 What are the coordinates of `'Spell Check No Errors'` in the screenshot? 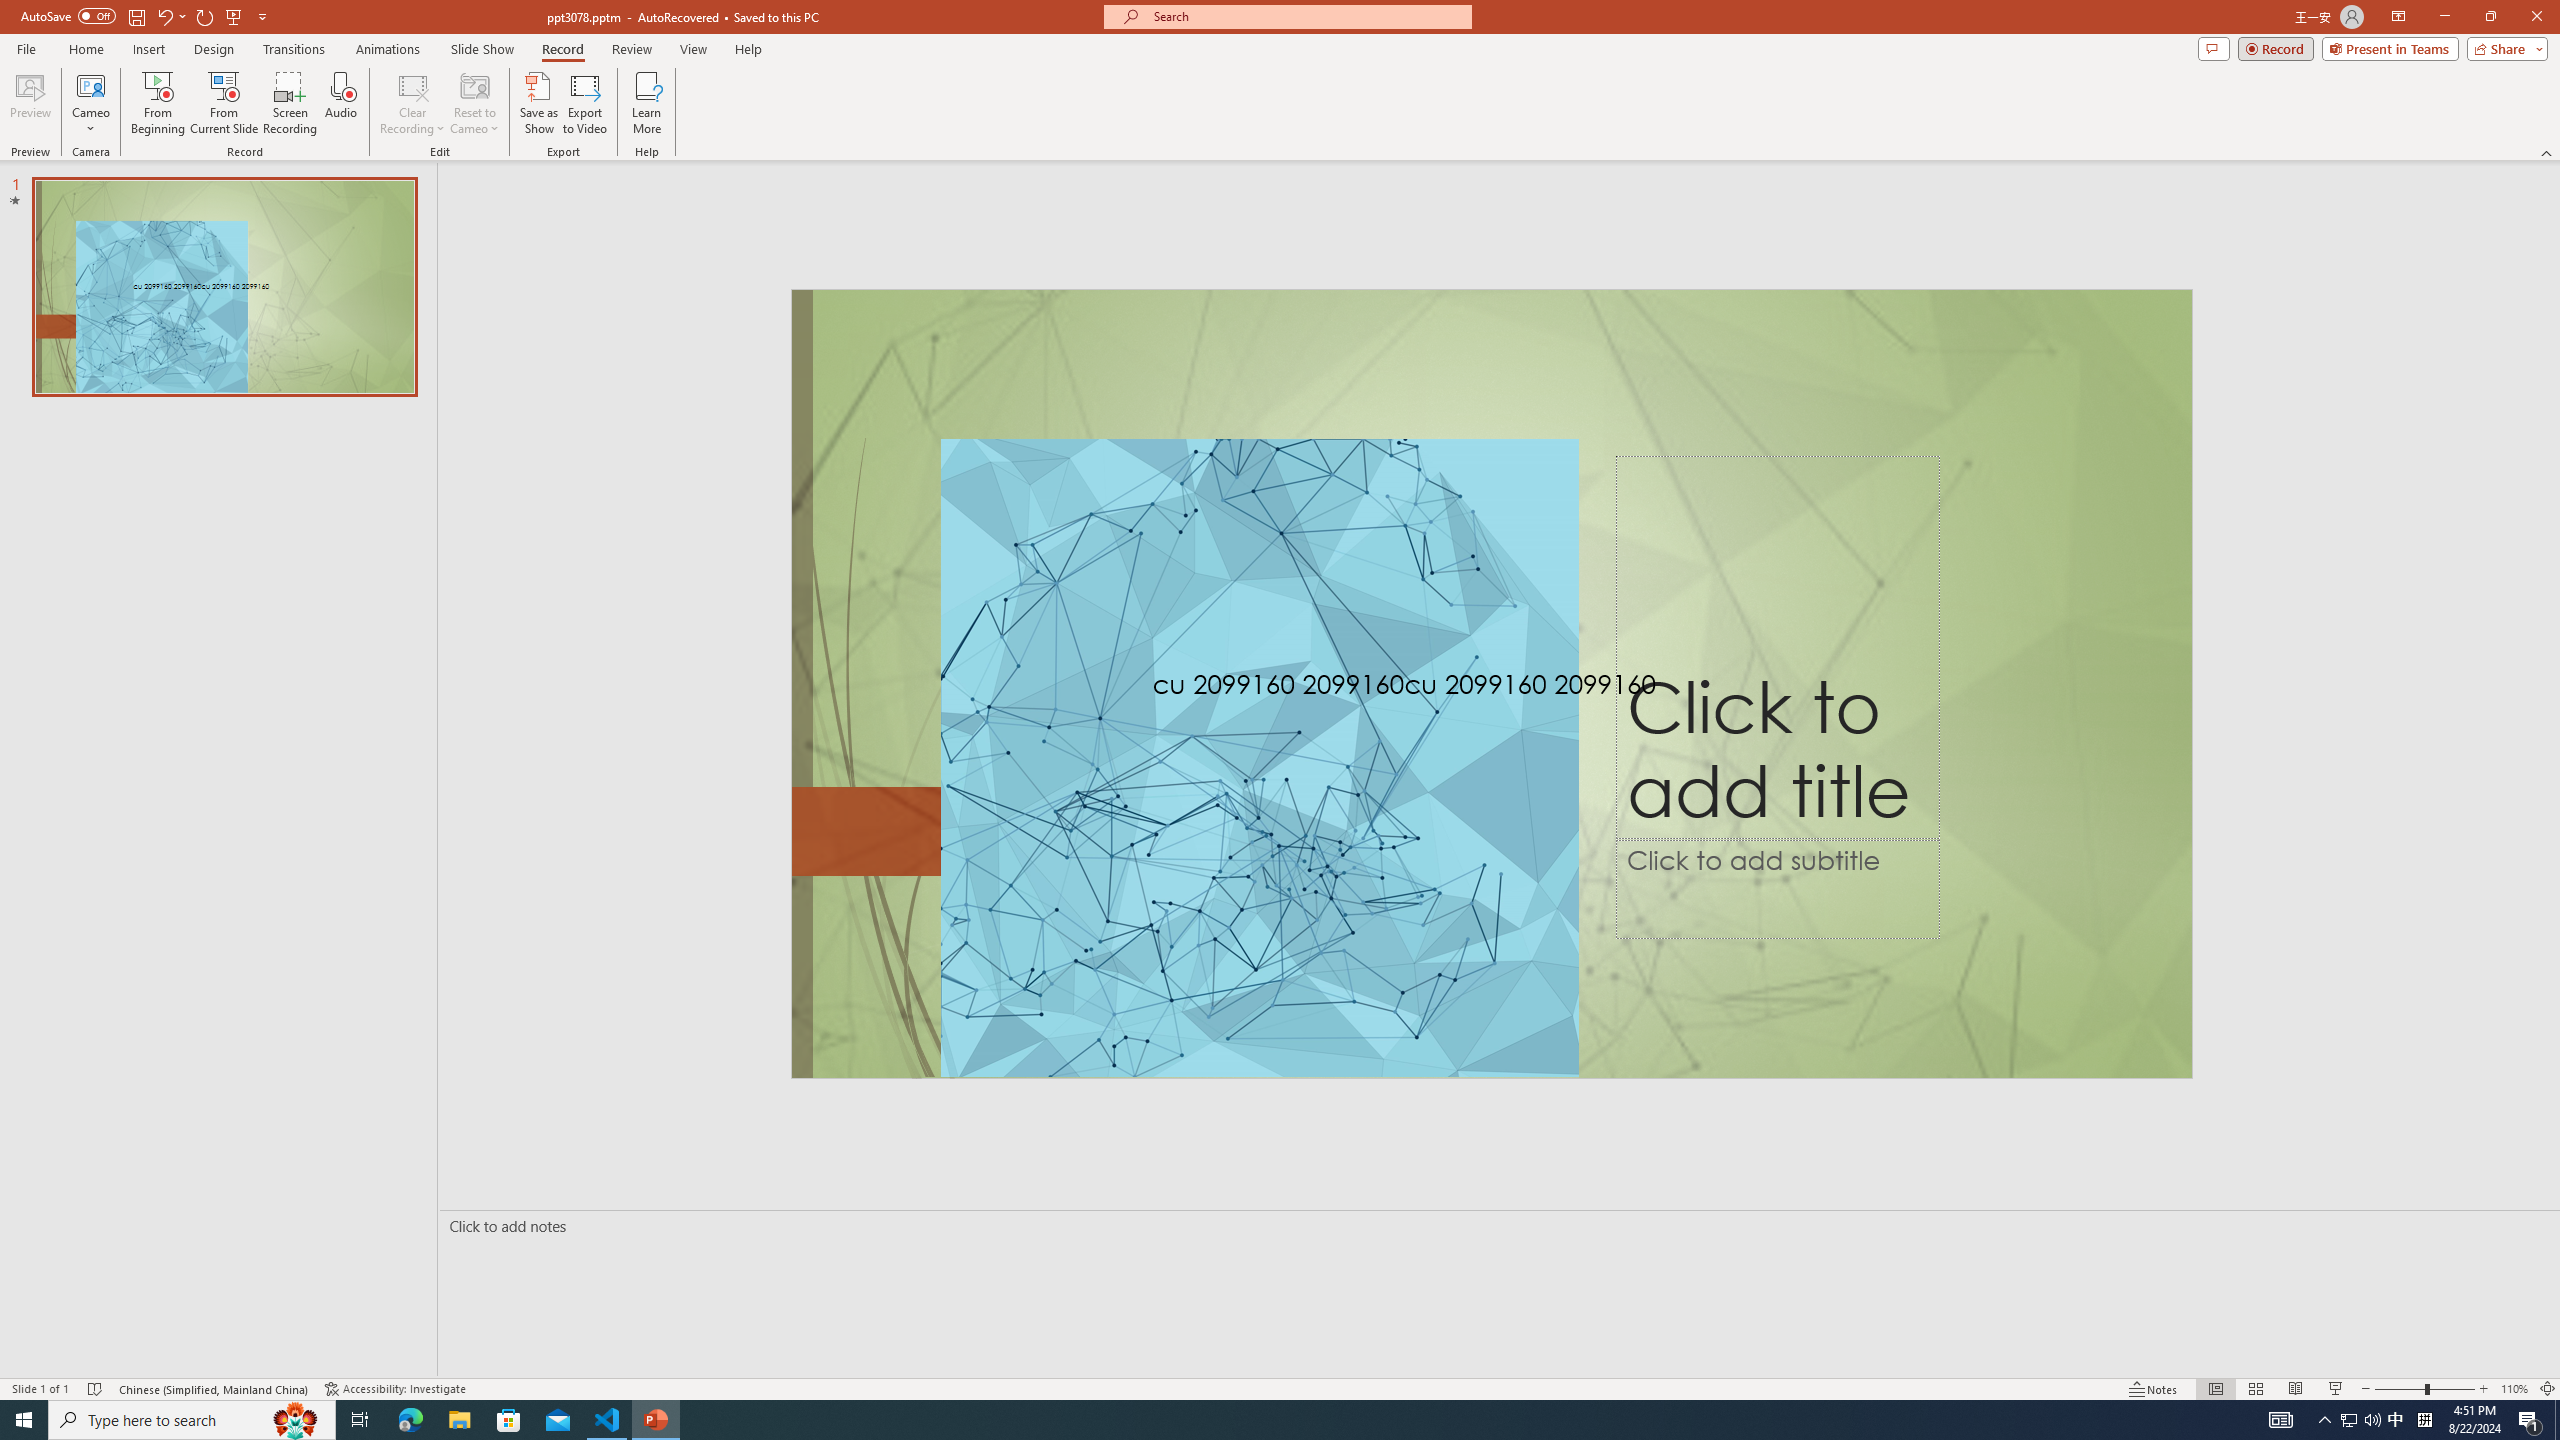 It's located at (95, 1389).